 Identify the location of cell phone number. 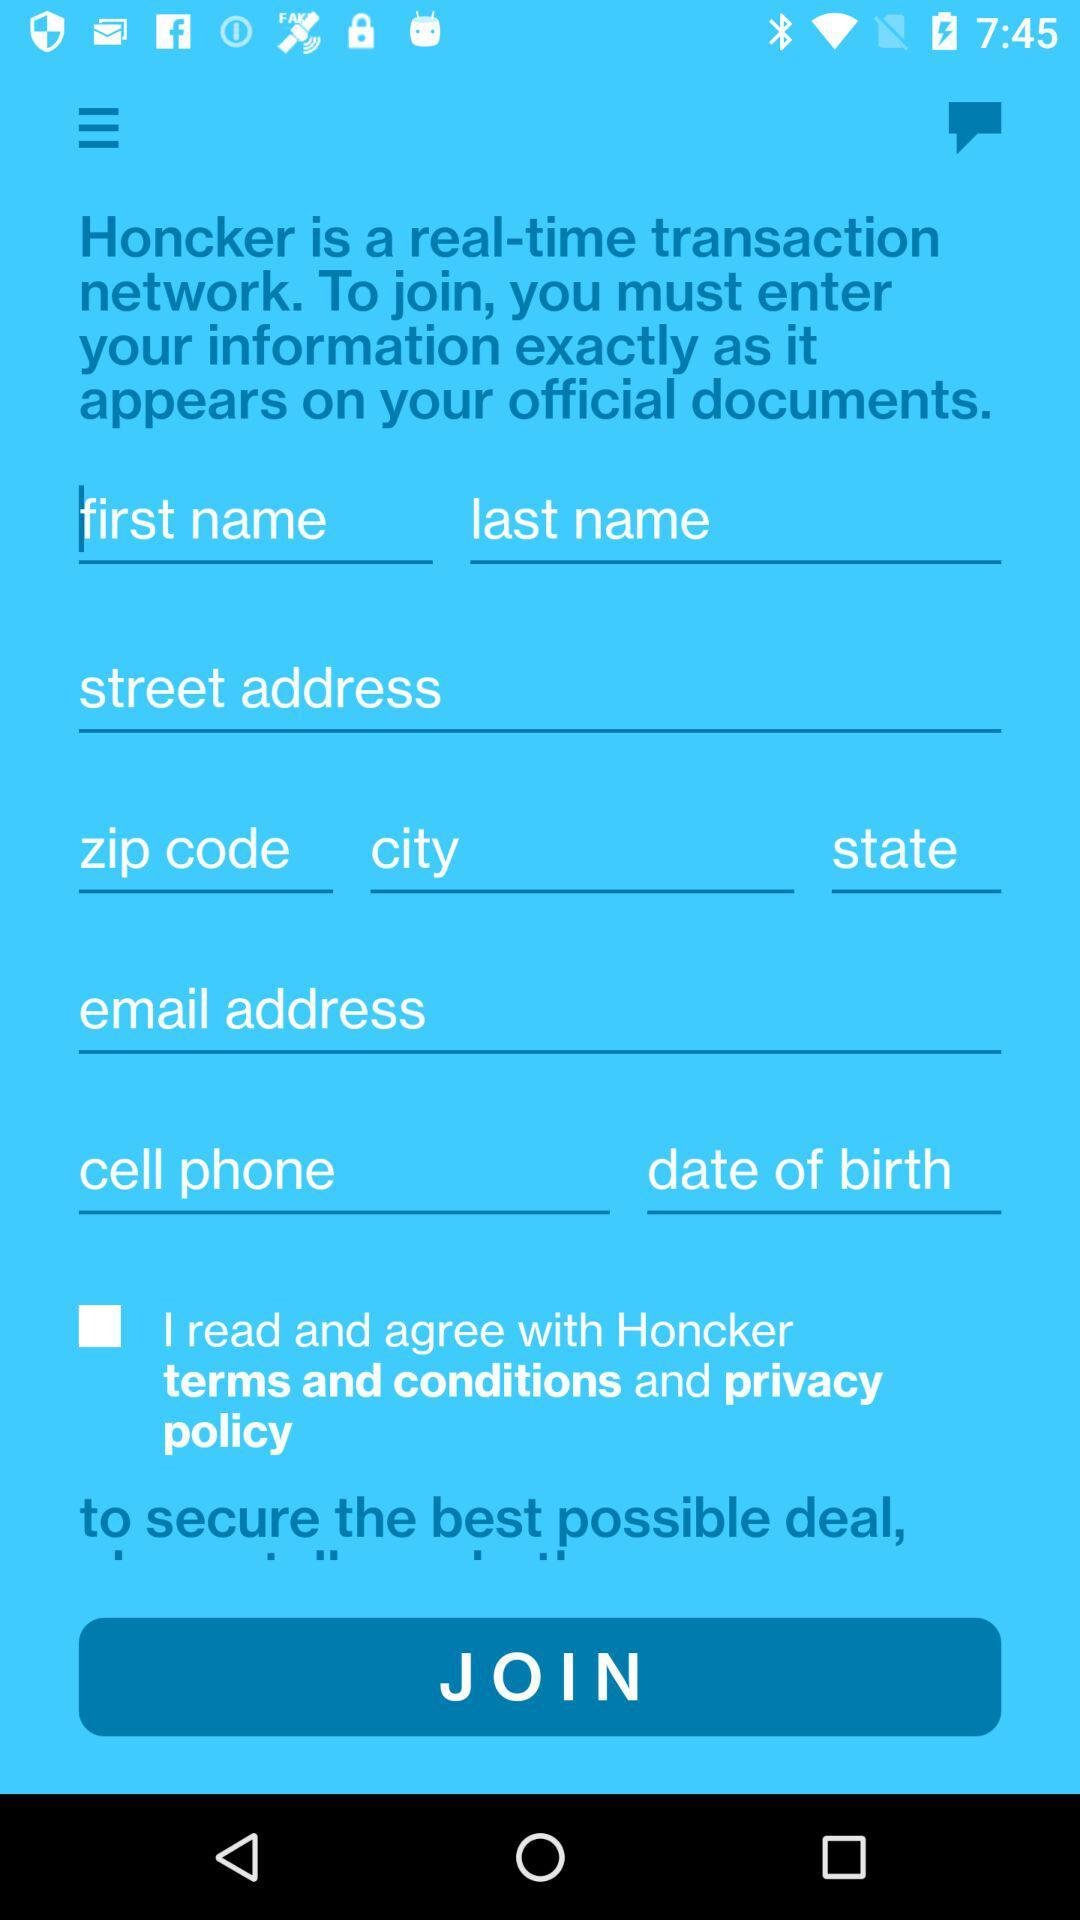
(343, 1168).